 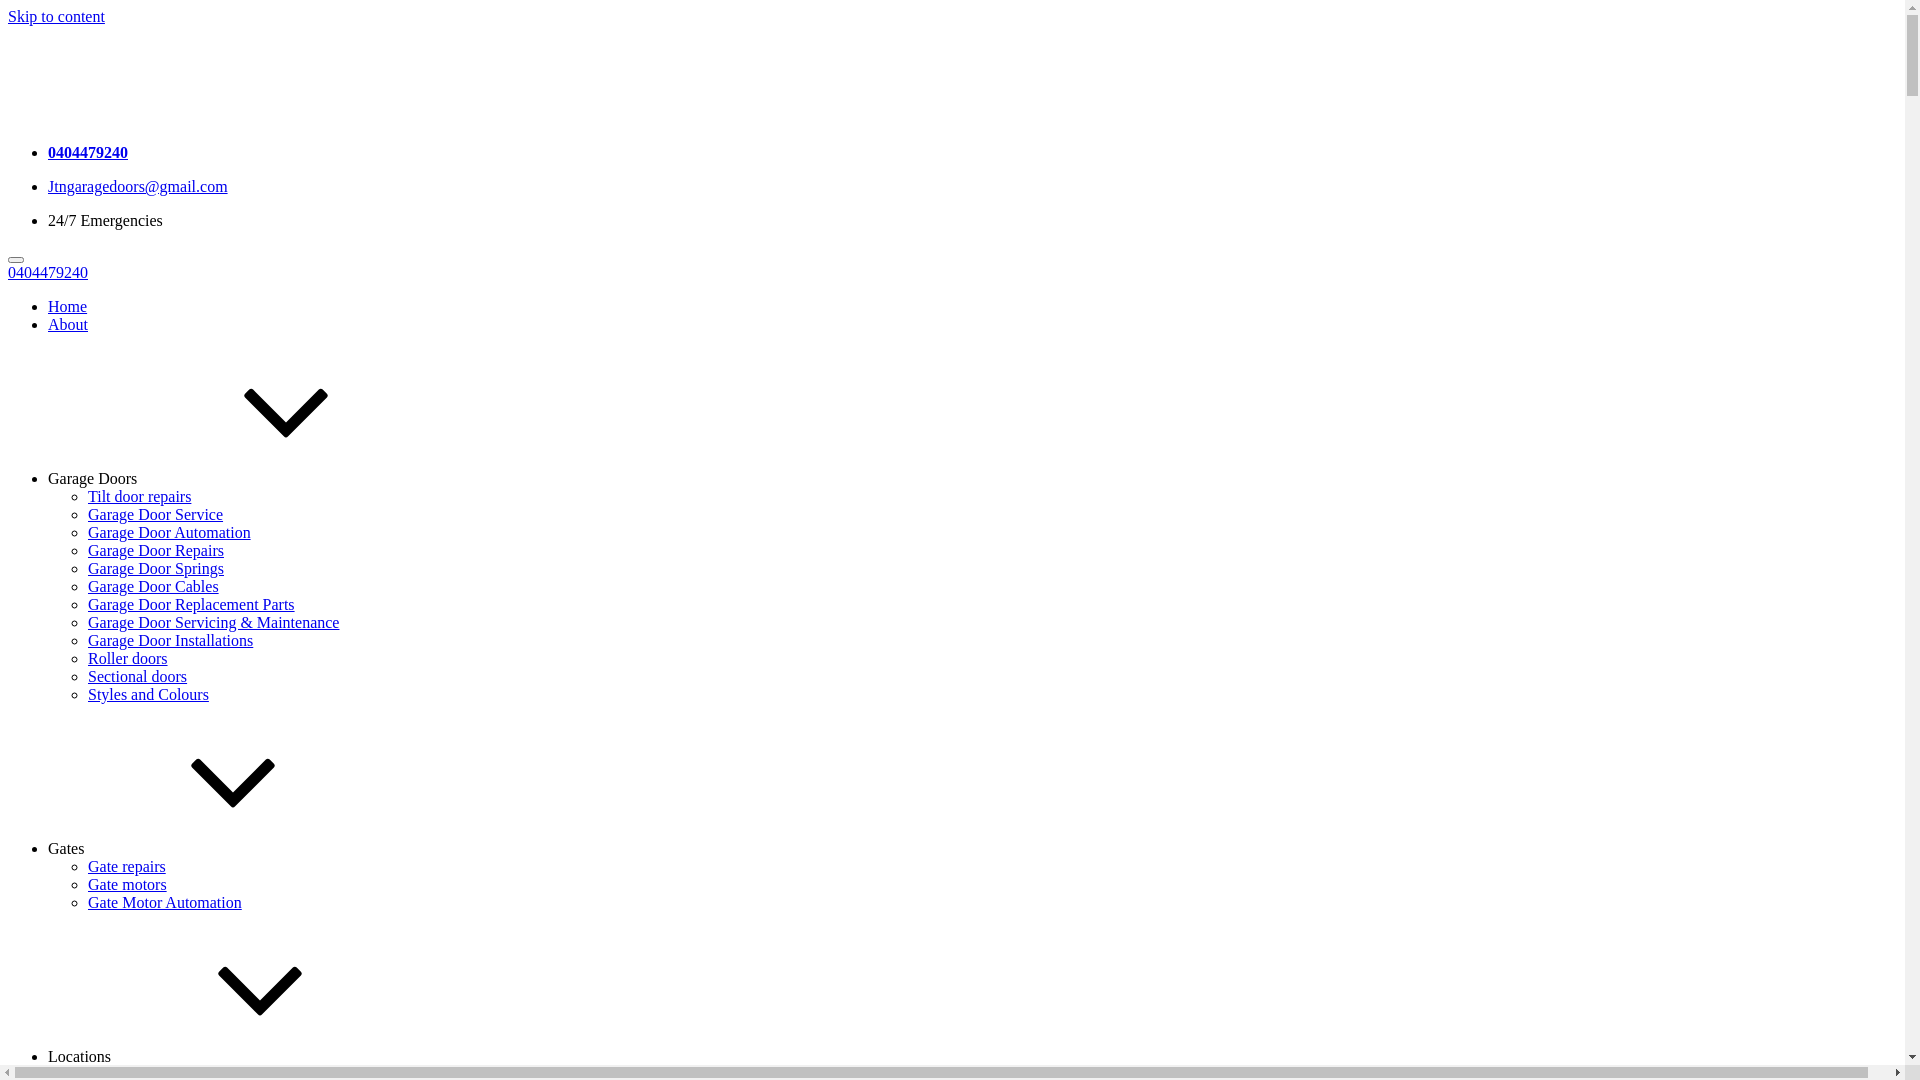 I want to click on 'Garage Door Repairs', so click(x=155, y=550).